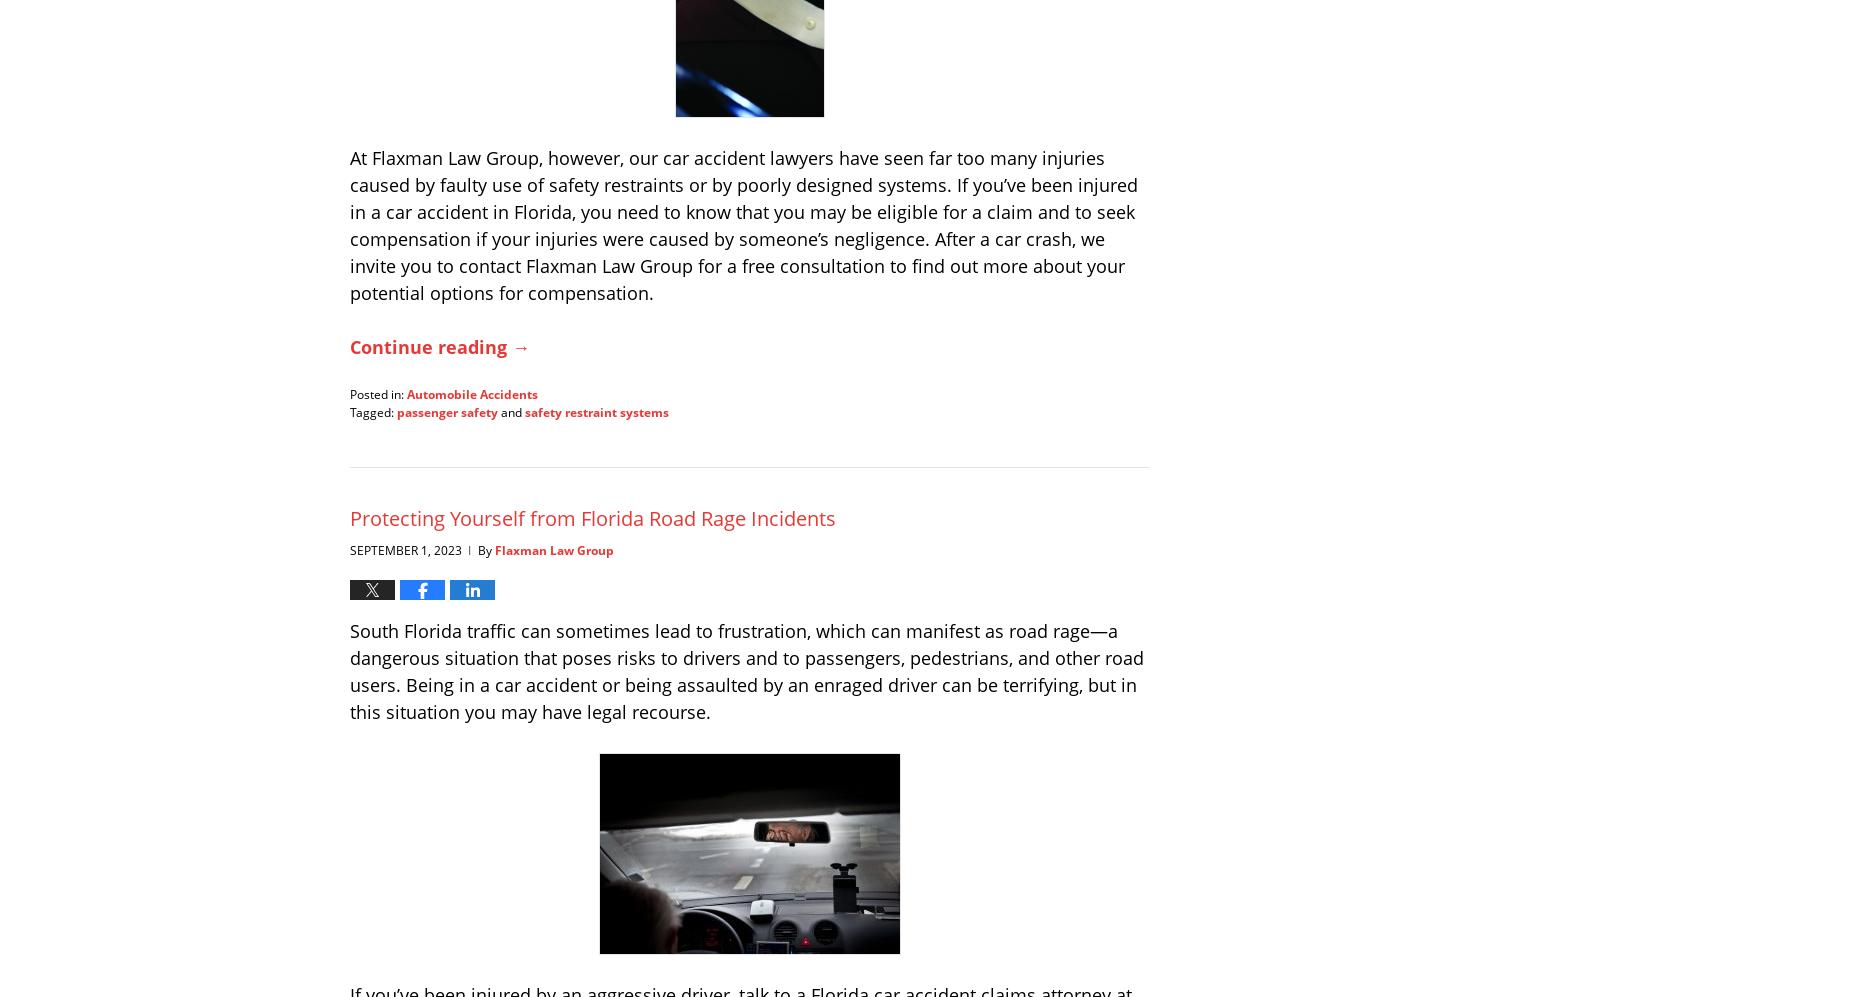 This screenshot has height=997, width=1850. I want to click on 'September 1, 2023', so click(405, 549).